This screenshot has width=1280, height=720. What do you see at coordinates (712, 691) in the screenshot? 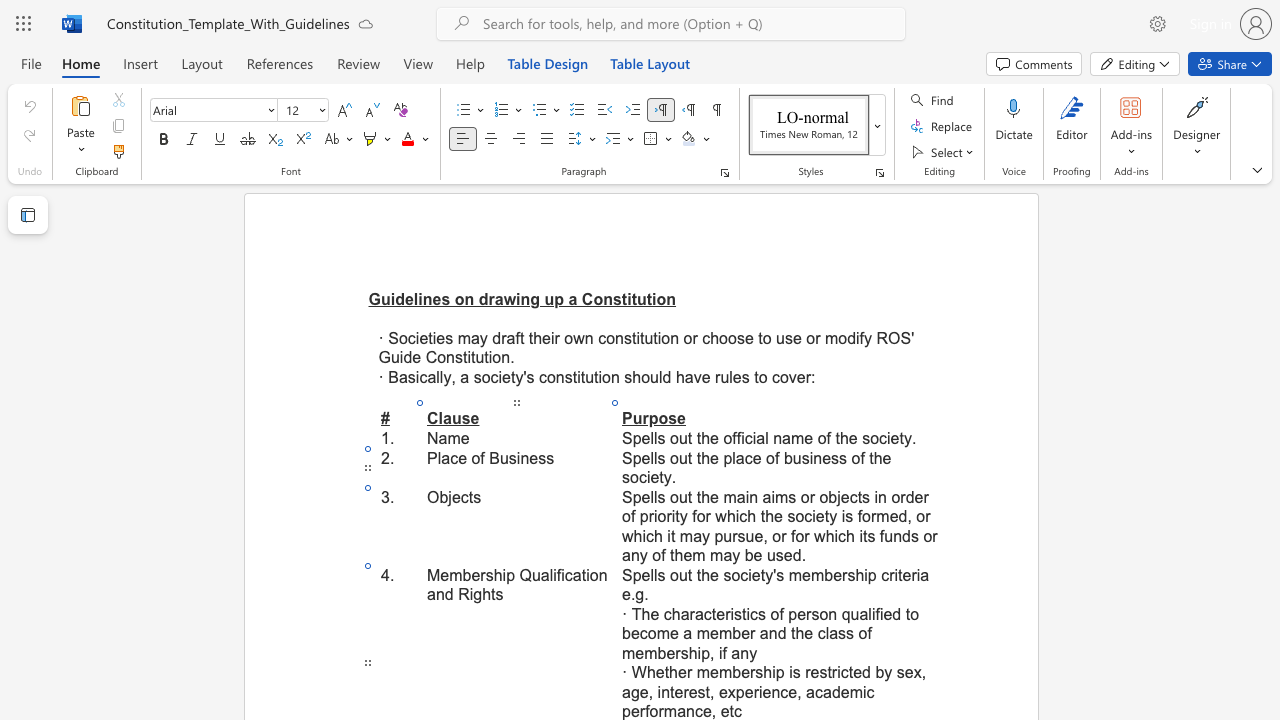
I see `the 3th character "," in the text` at bounding box center [712, 691].